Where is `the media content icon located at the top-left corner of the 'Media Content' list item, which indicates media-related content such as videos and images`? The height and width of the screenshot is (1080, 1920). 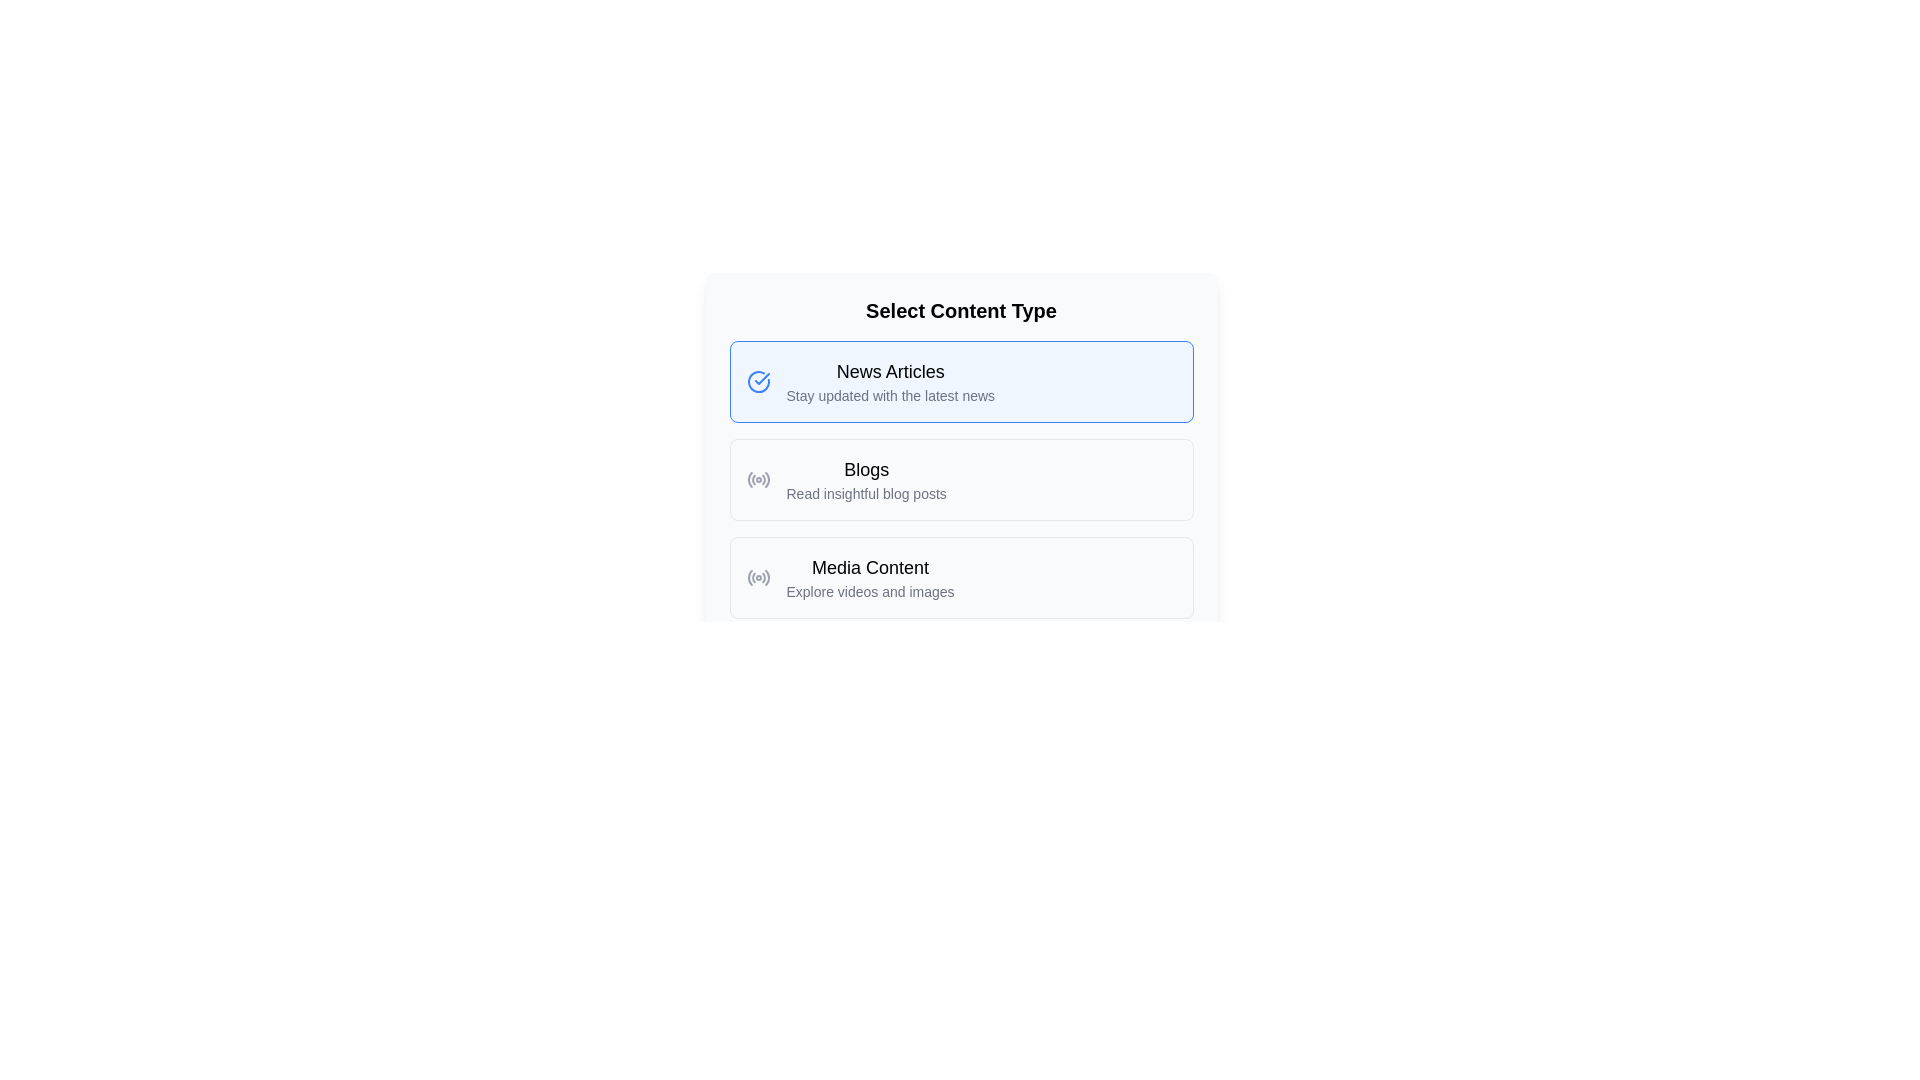
the media content icon located at the top-left corner of the 'Media Content' list item, which indicates media-related content such as videos and images is located at coordinates (757, 578).